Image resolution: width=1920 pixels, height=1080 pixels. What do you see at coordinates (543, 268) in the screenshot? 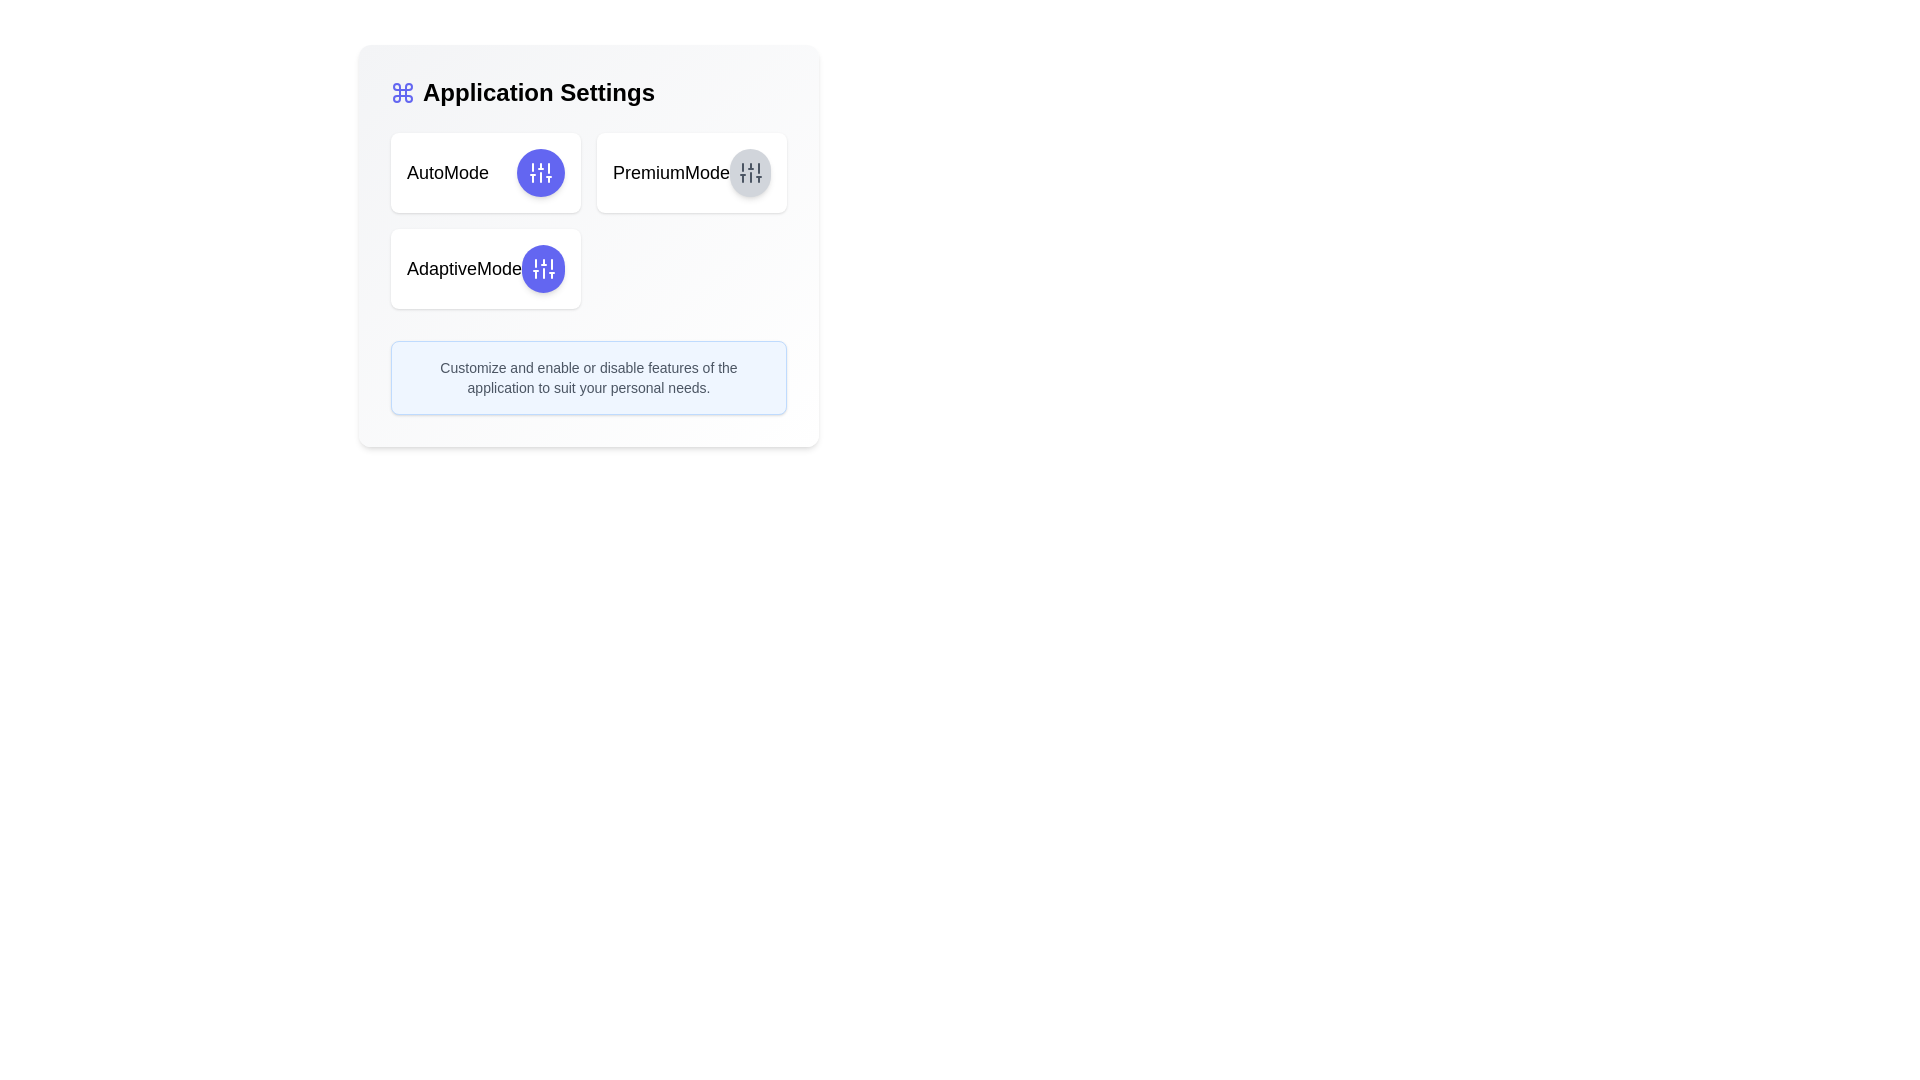
I see `the vertical sliders icon, which is styled with a white outline on a blue circular background and located within the 'AdaptiveMode' button in the 'Application Settings' modal box` at bounding box center [543, 268].